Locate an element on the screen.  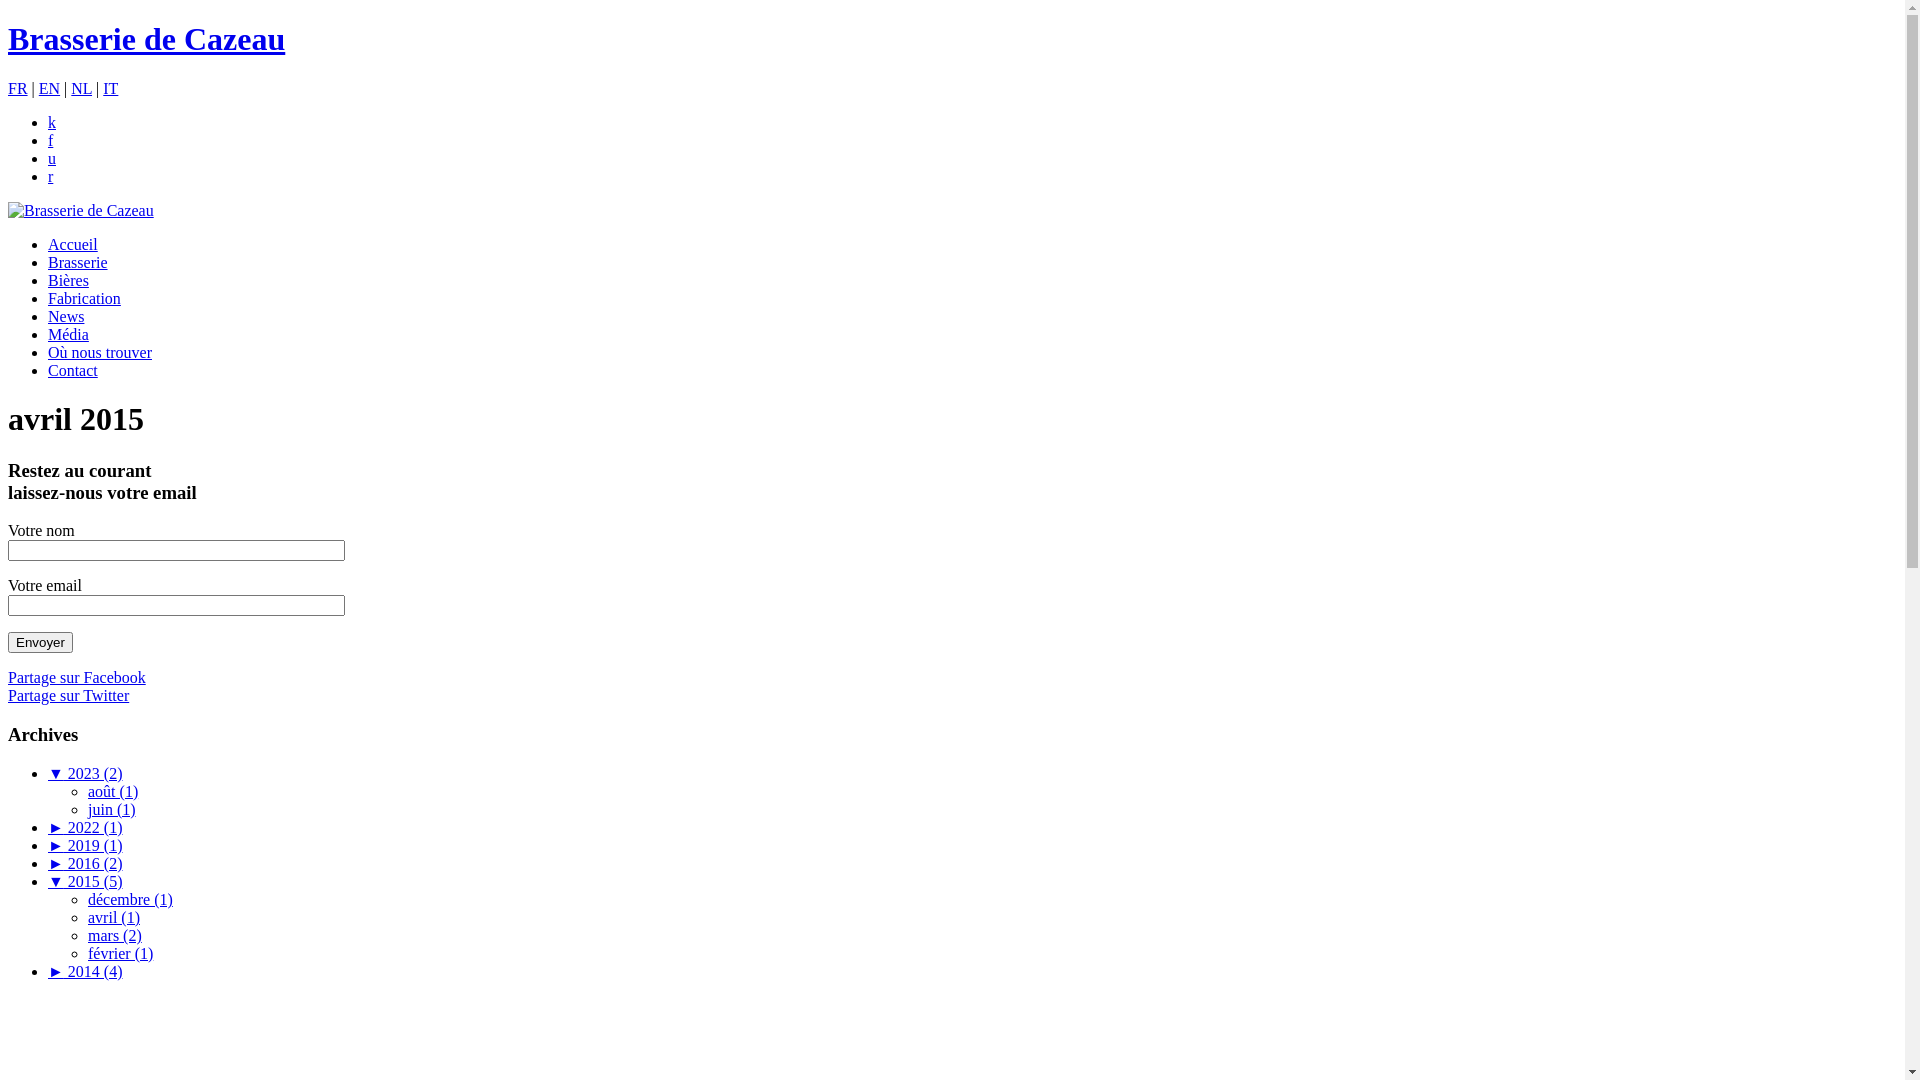
'r' is located at coordinates (50, 175).